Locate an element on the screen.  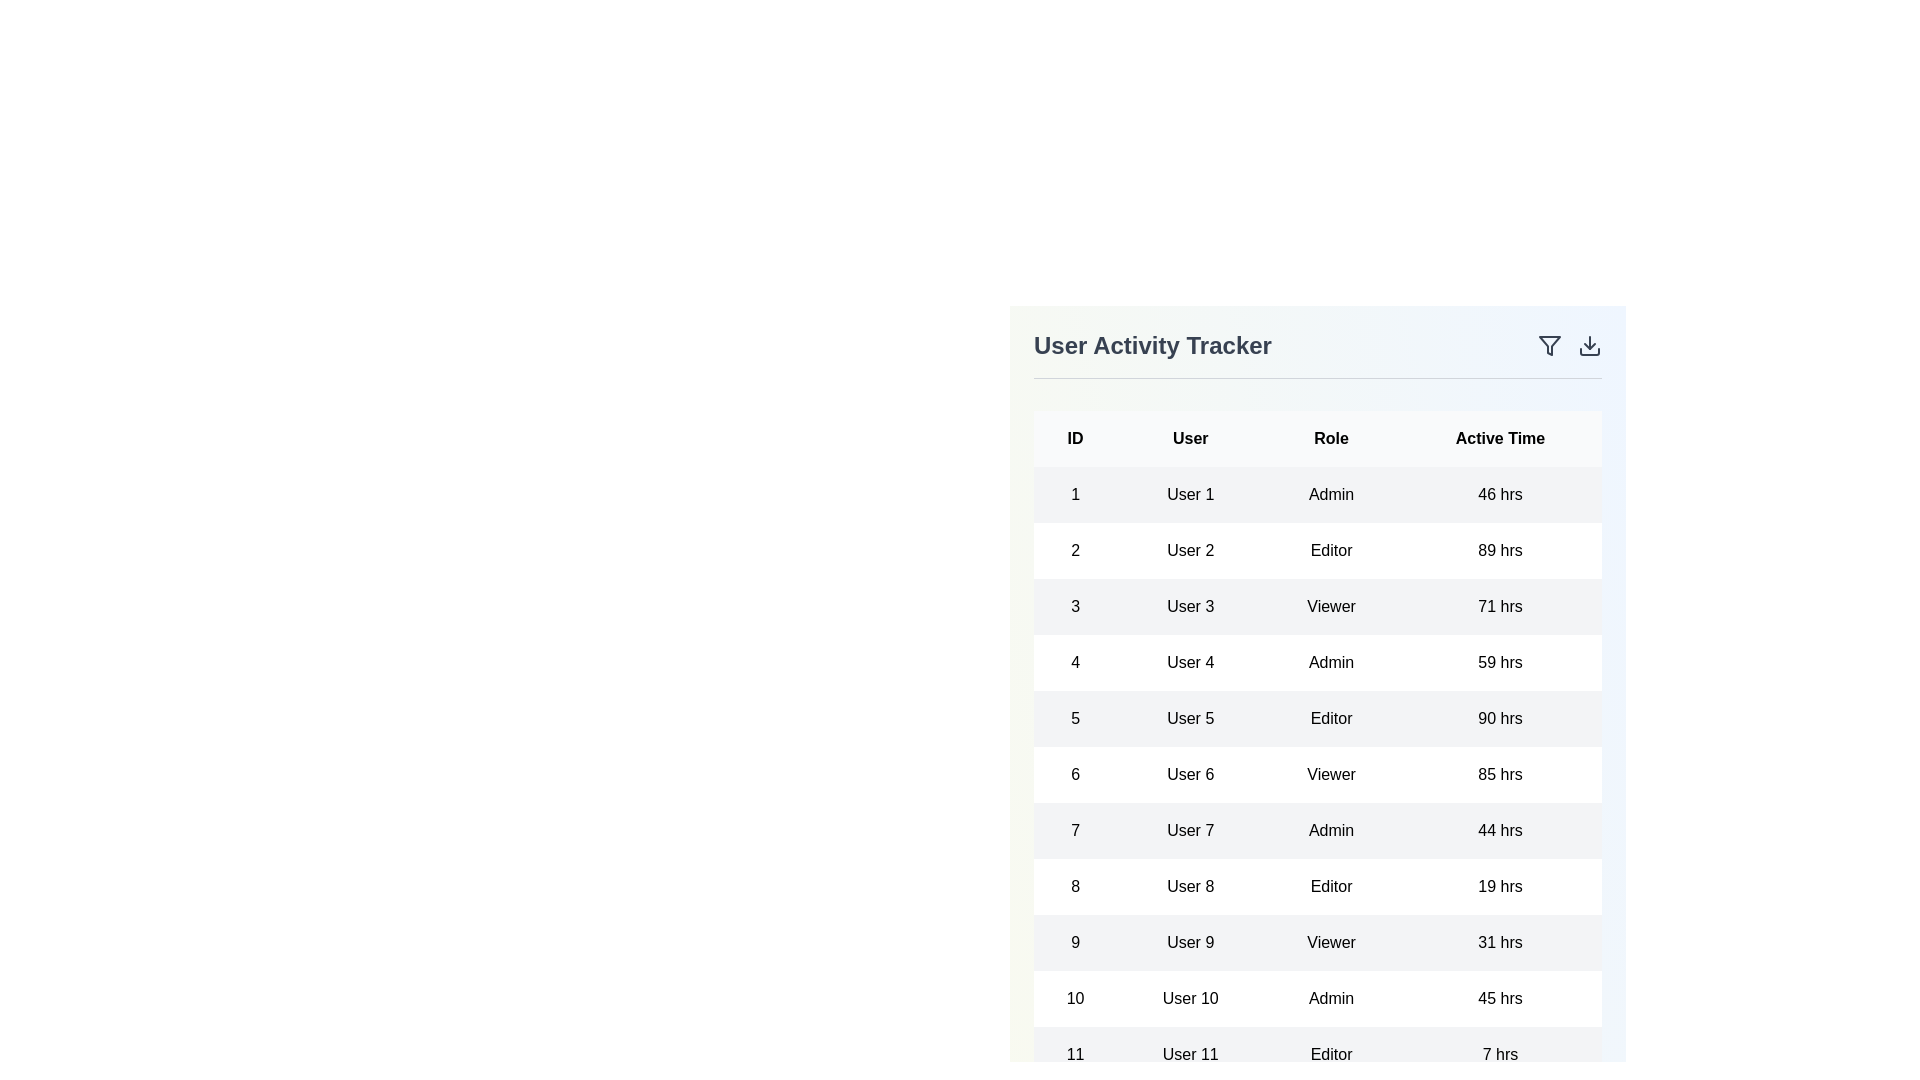
the filter icon to open filtering options is located at coordinates (1549, 345).